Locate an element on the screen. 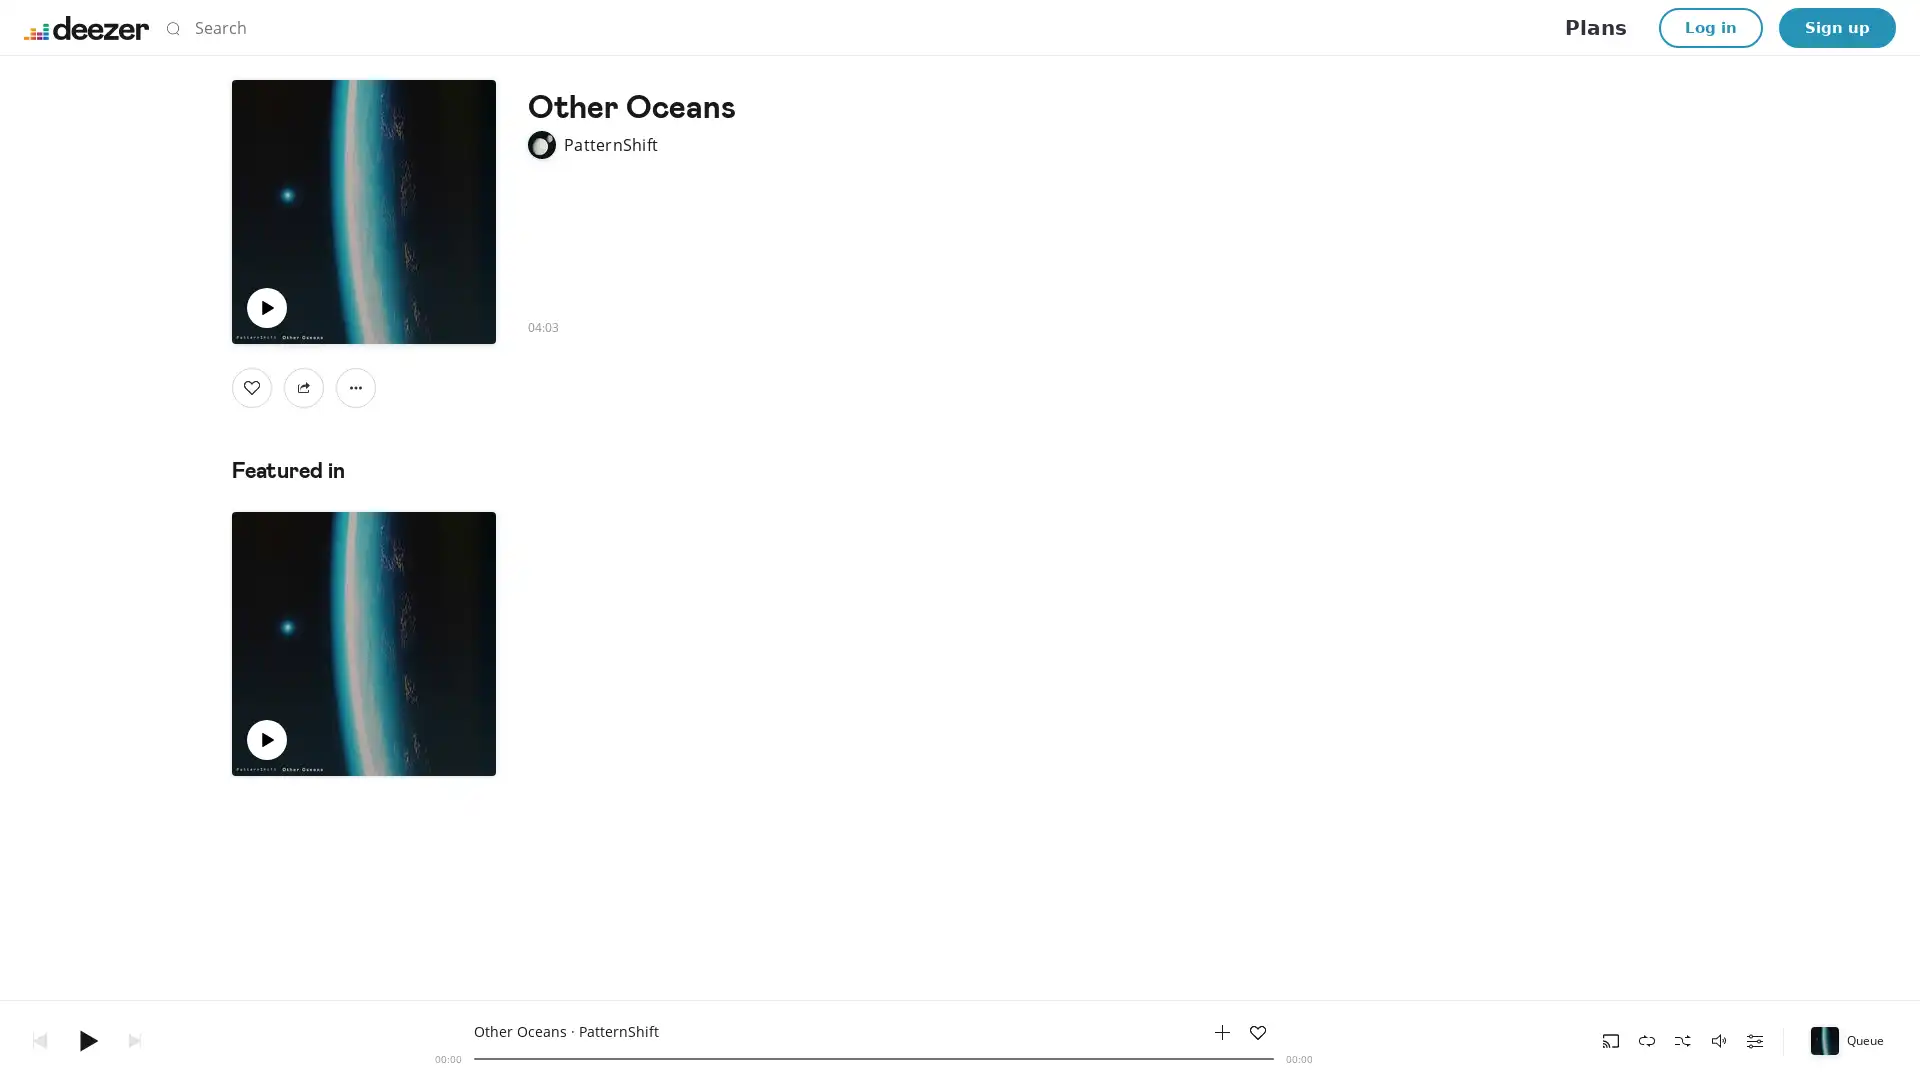 The image size is (1920, 1080). Turn on Shuffle is located at coordinates (1682, 1039).